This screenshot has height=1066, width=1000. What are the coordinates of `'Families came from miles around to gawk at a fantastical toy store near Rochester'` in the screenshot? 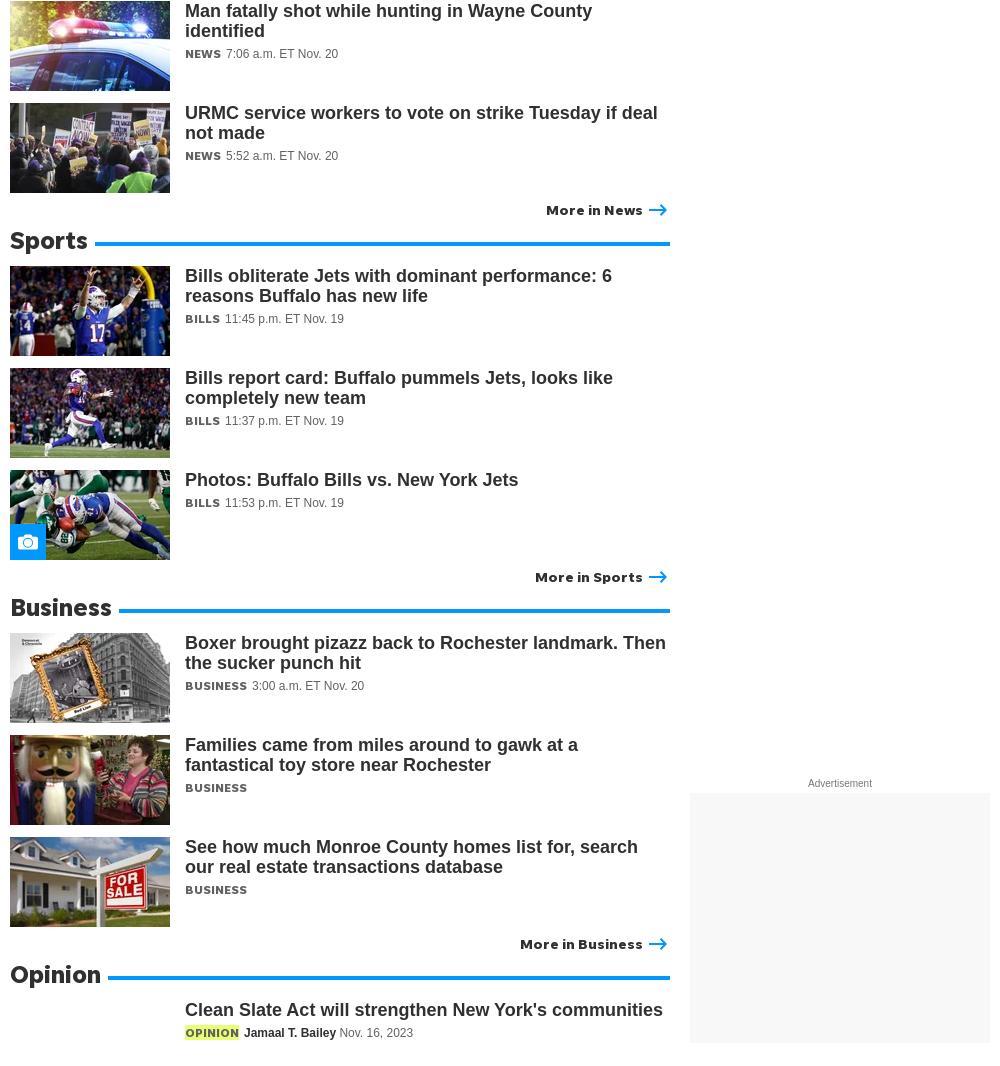 It's located at (381, 754).